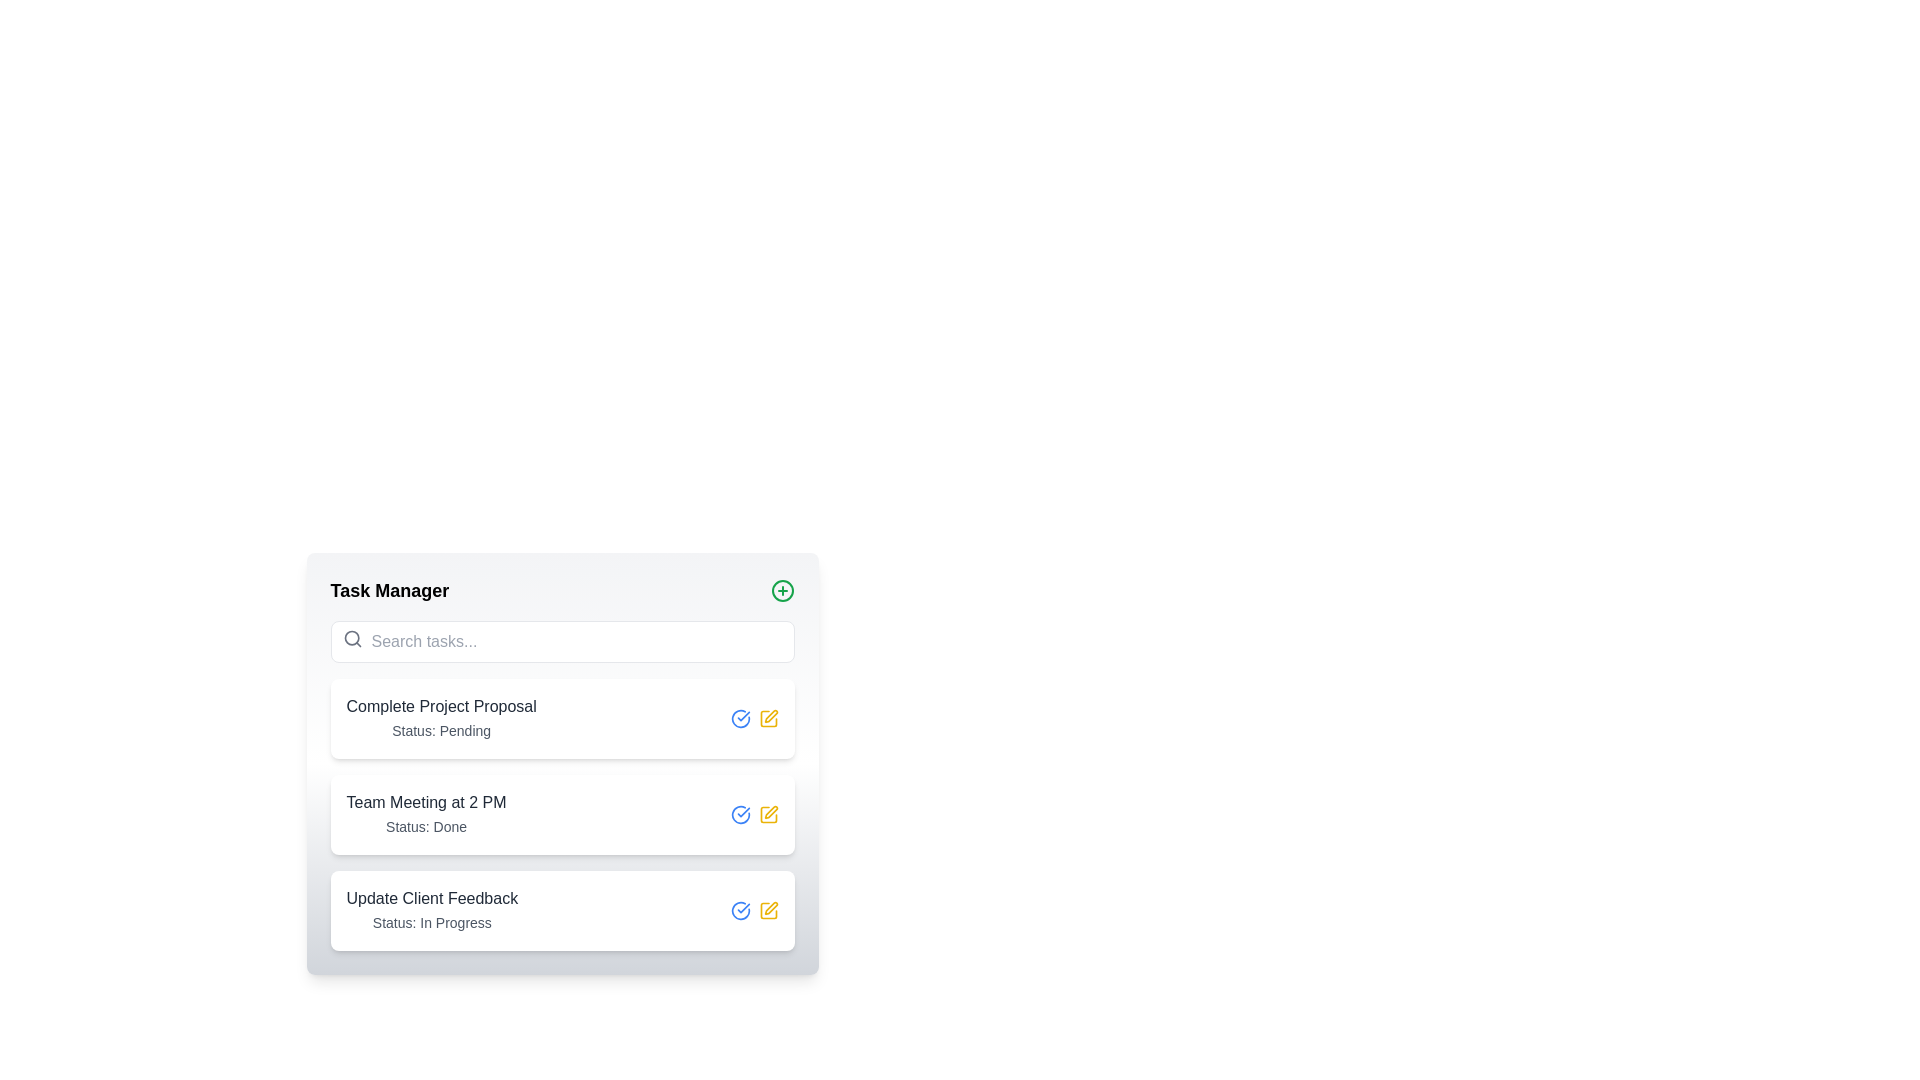  What do you see at coordinates (425, 814) in the screenshot?
I see `the task entry displaying 'Team Meeting at 2 PM' with the status 'Status: Done' in the Task Manager` at bounding box center [425, 814].